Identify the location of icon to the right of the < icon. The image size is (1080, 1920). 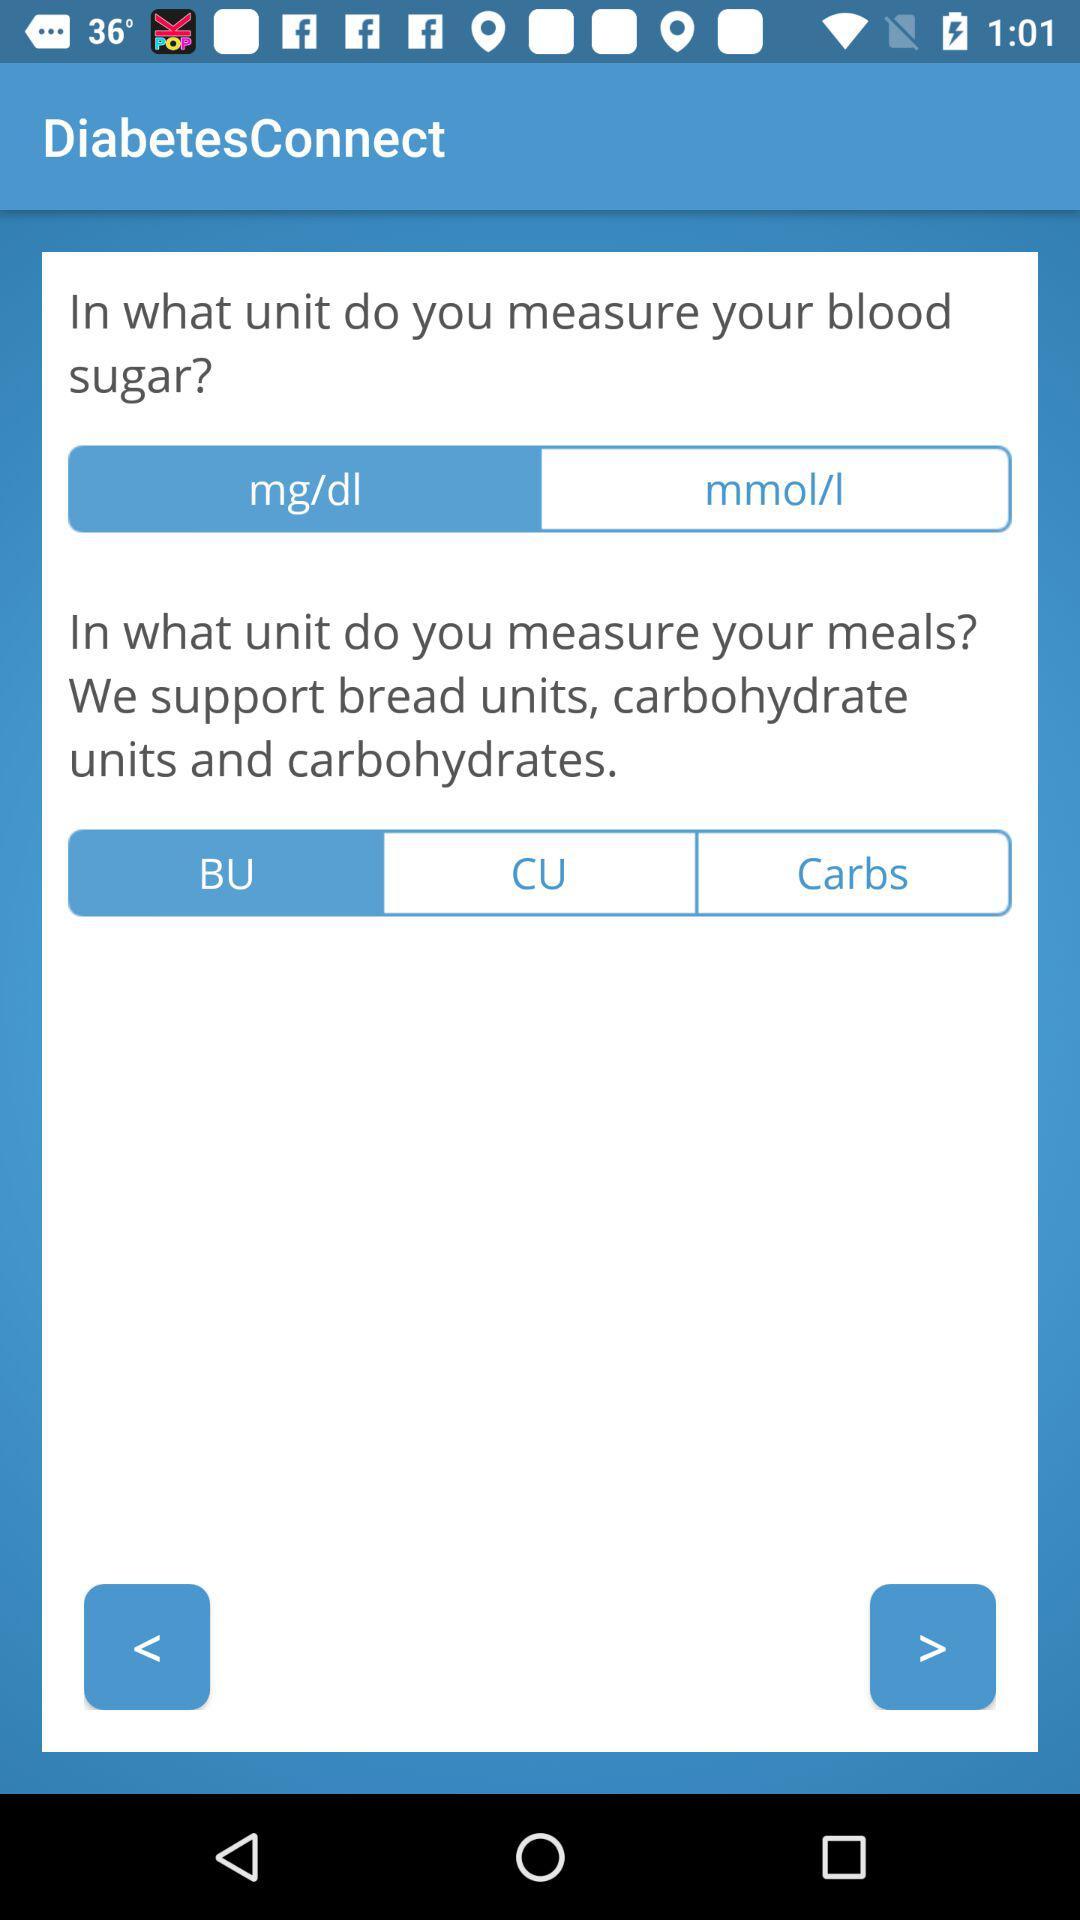
(933, 1646).